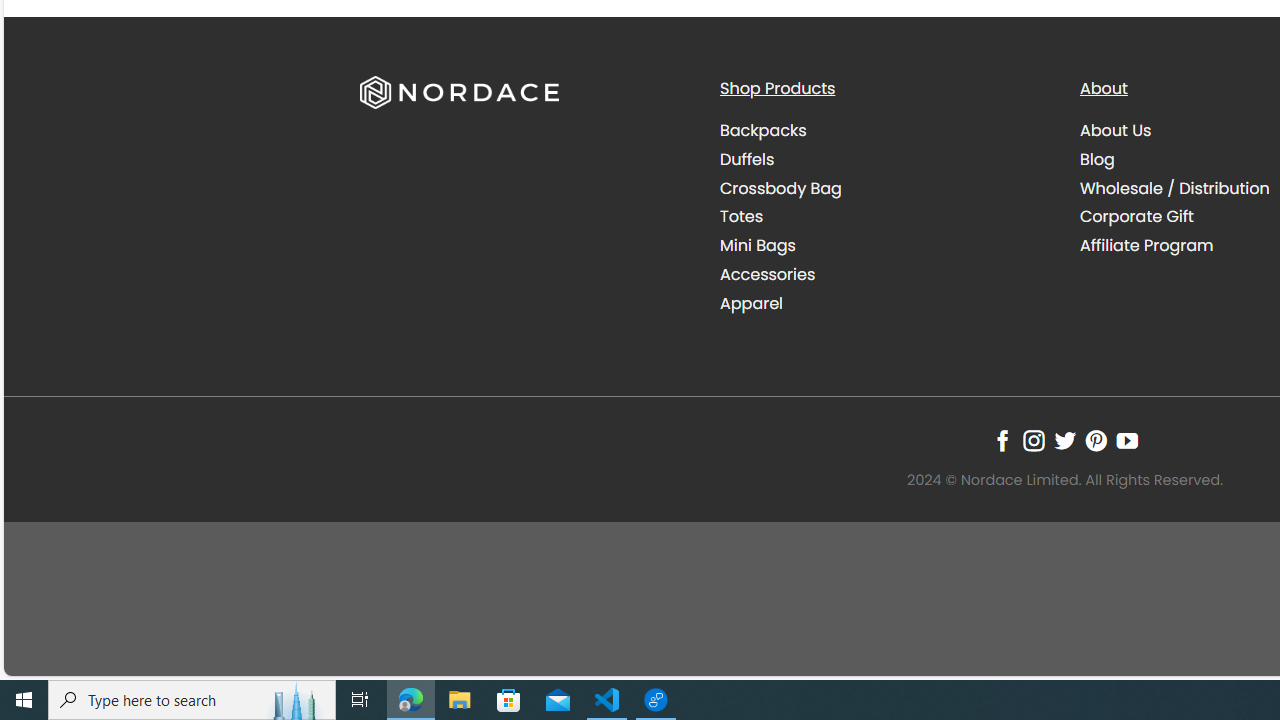 The height and width of the screenshot is (720, 1280). I want to click on 'Follow on Facebook', so click(1002, 440).